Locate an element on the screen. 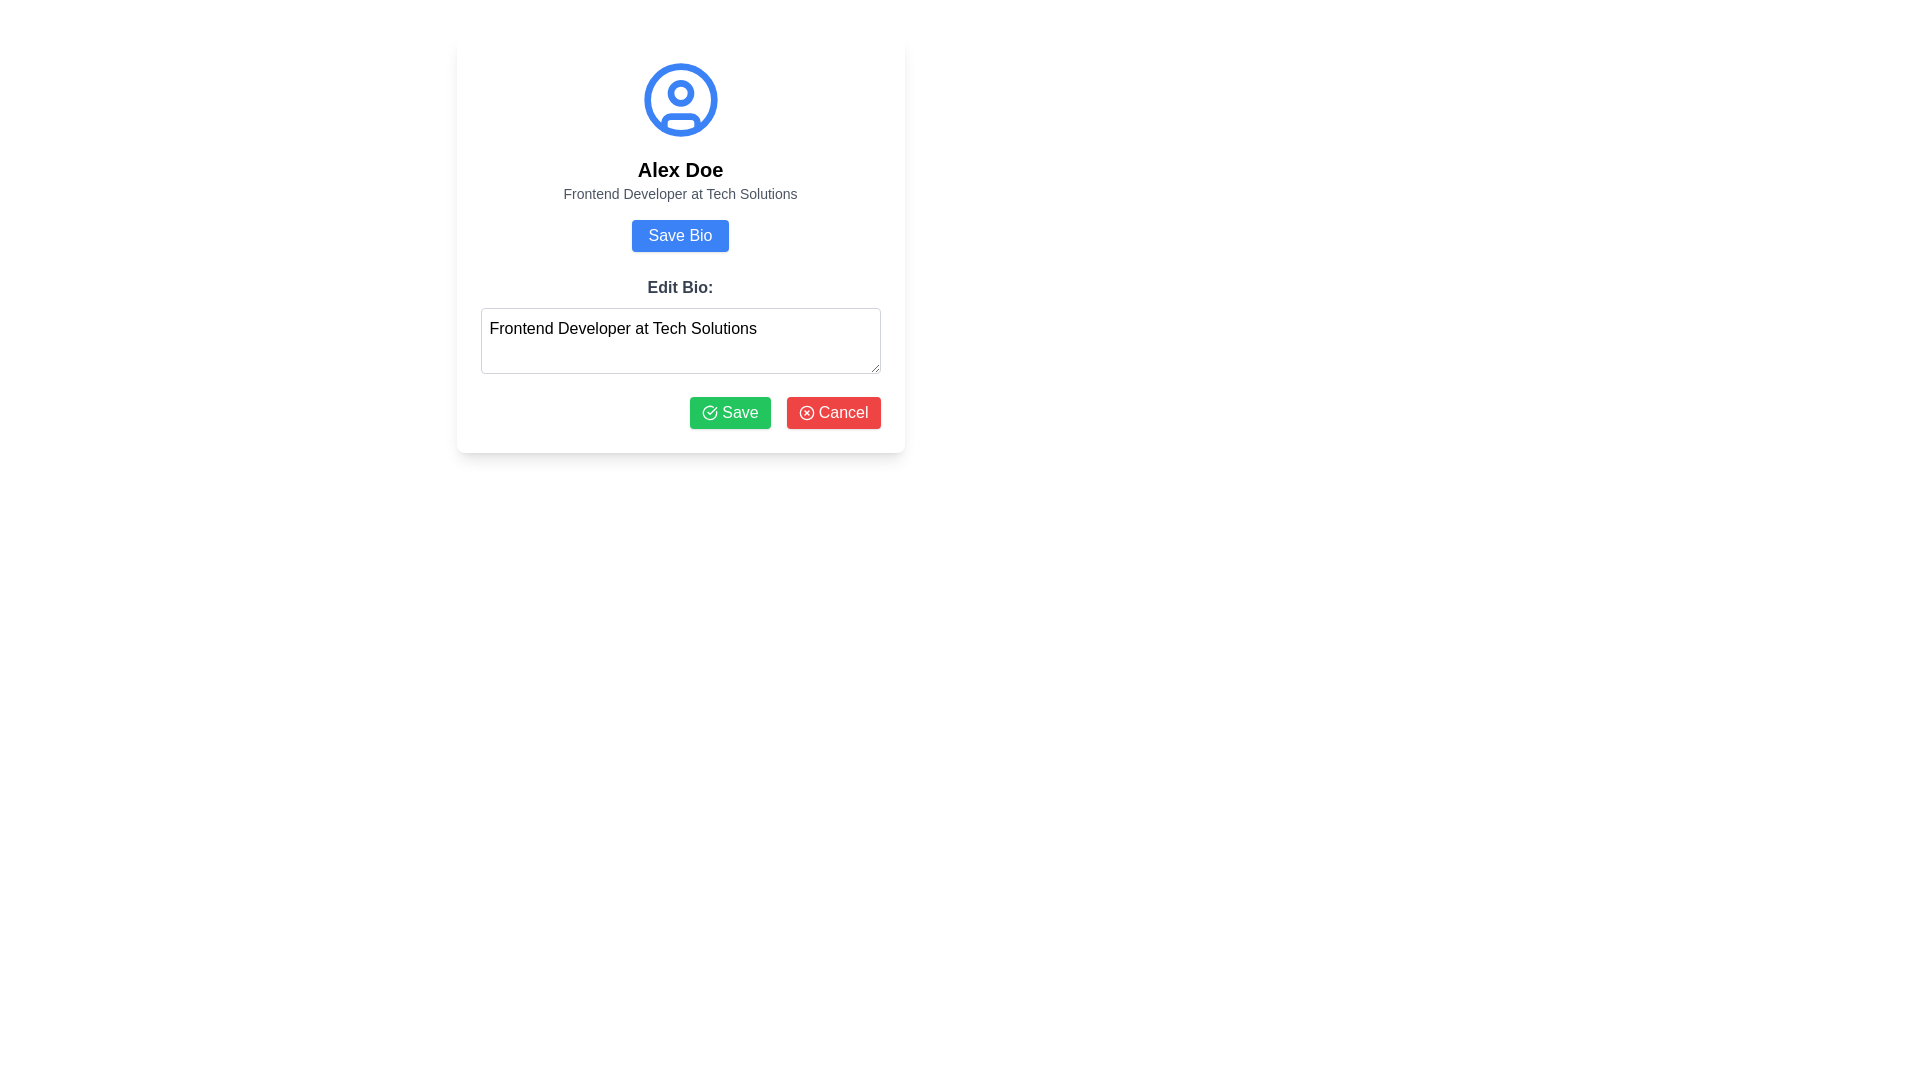 The image size is (1920, 1080). on the text input field for editing the bio or job title, located below the 'Edit Bio:' text is located at coordinates (680, 339).